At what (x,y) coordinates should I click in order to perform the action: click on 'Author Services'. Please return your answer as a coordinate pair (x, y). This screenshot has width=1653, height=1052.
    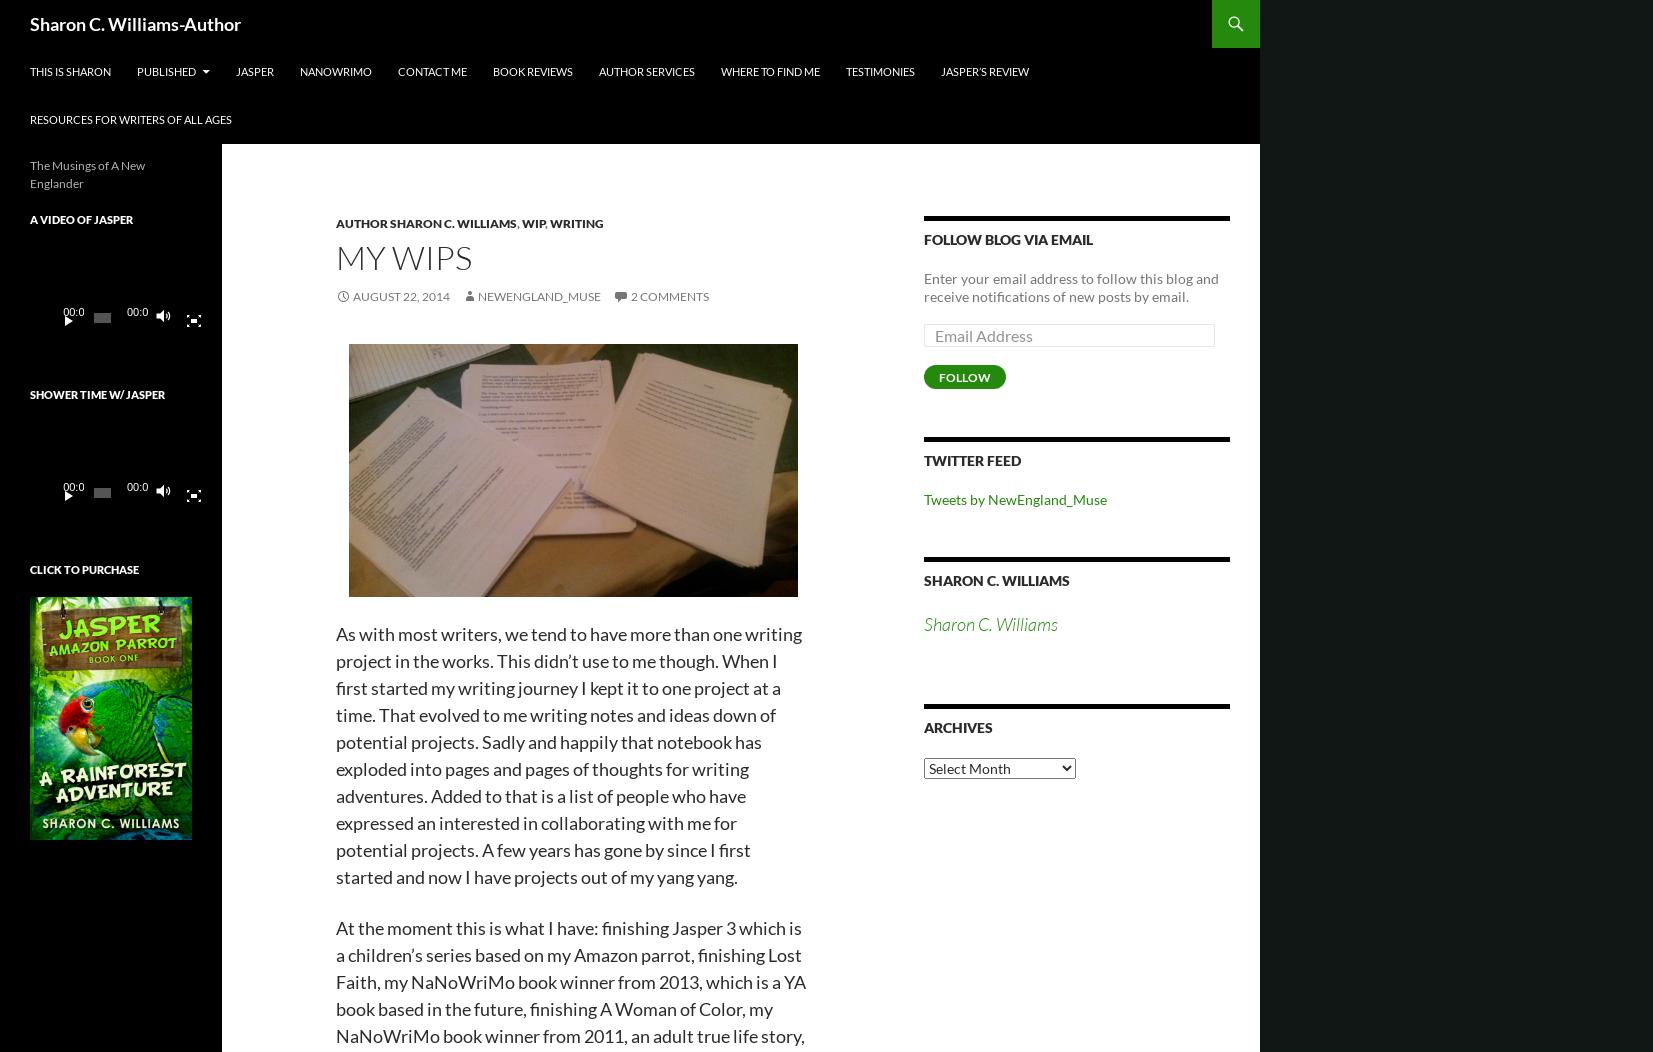
    Looking at the image, I should click on (645, 70).